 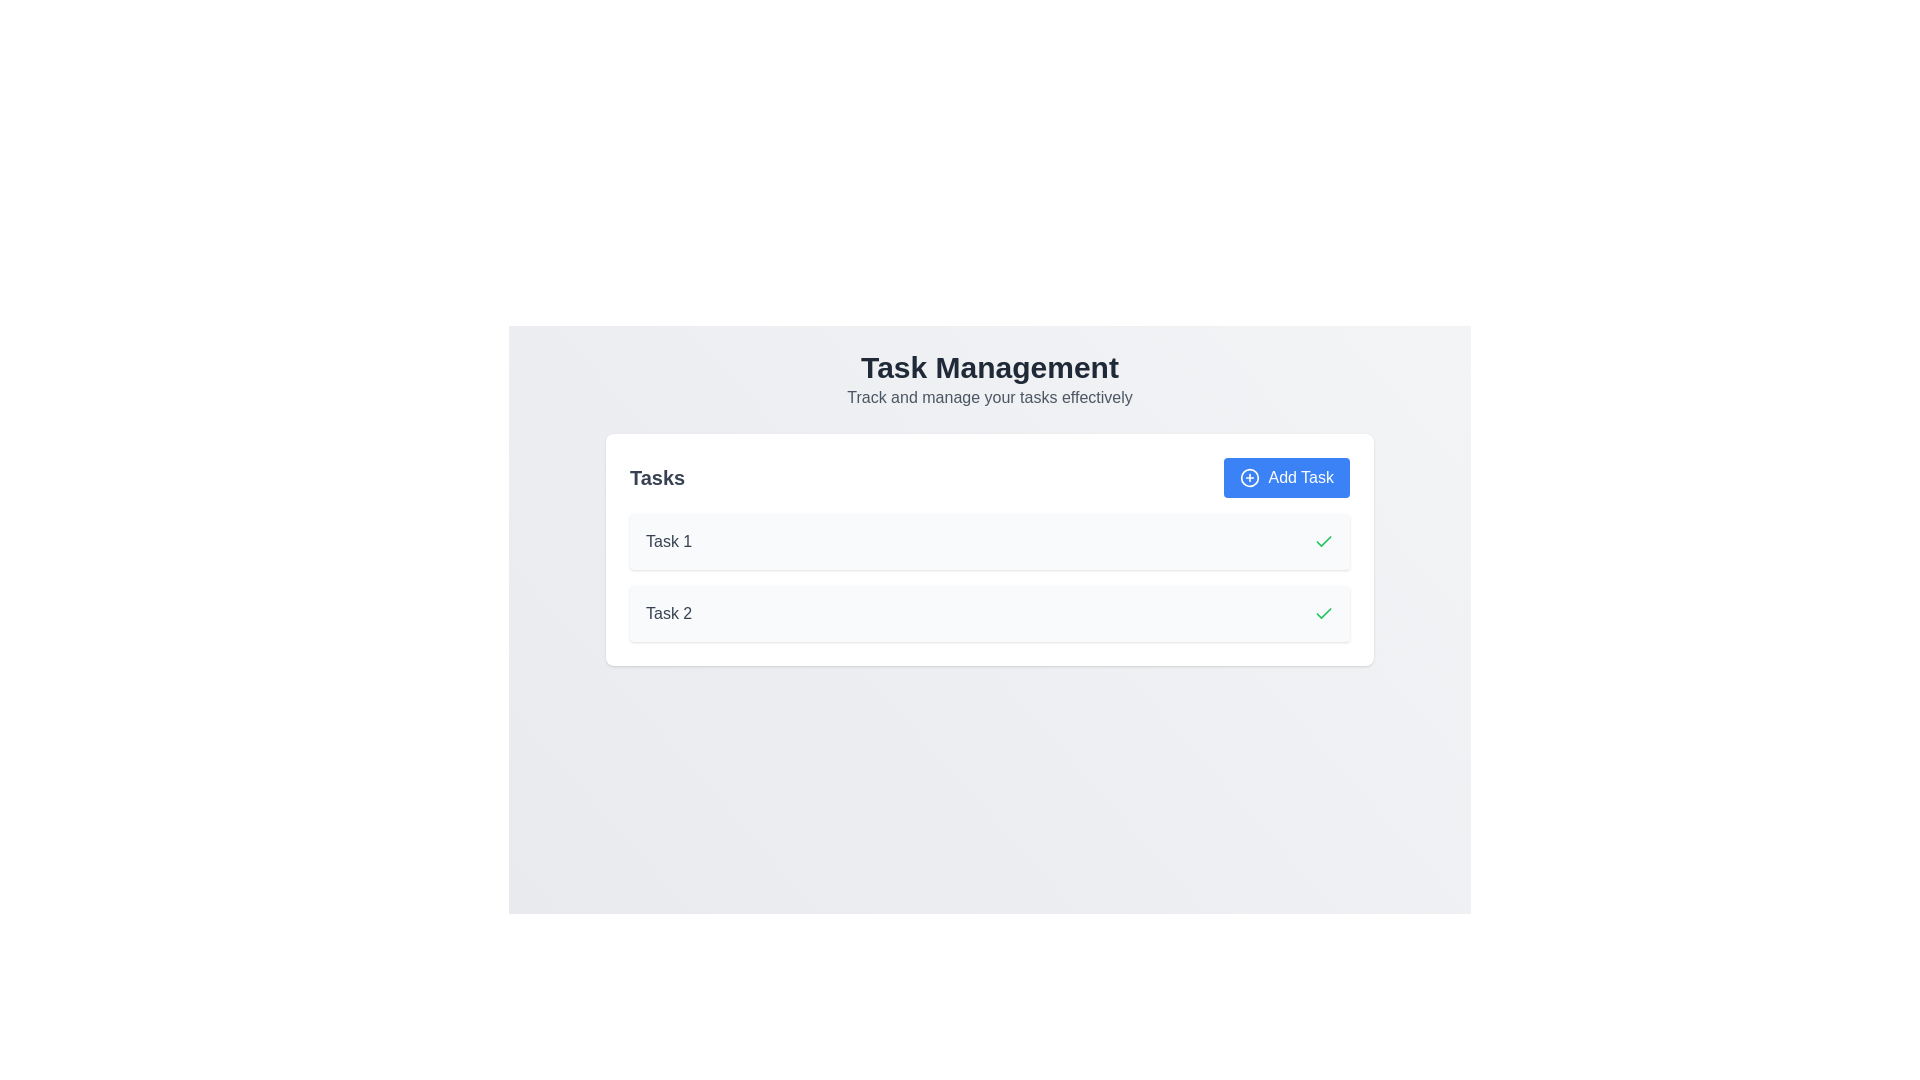 I want to click on the 'Task 2' text label displayed in gray, located within the second task entry block, so click(x=669, y=612).